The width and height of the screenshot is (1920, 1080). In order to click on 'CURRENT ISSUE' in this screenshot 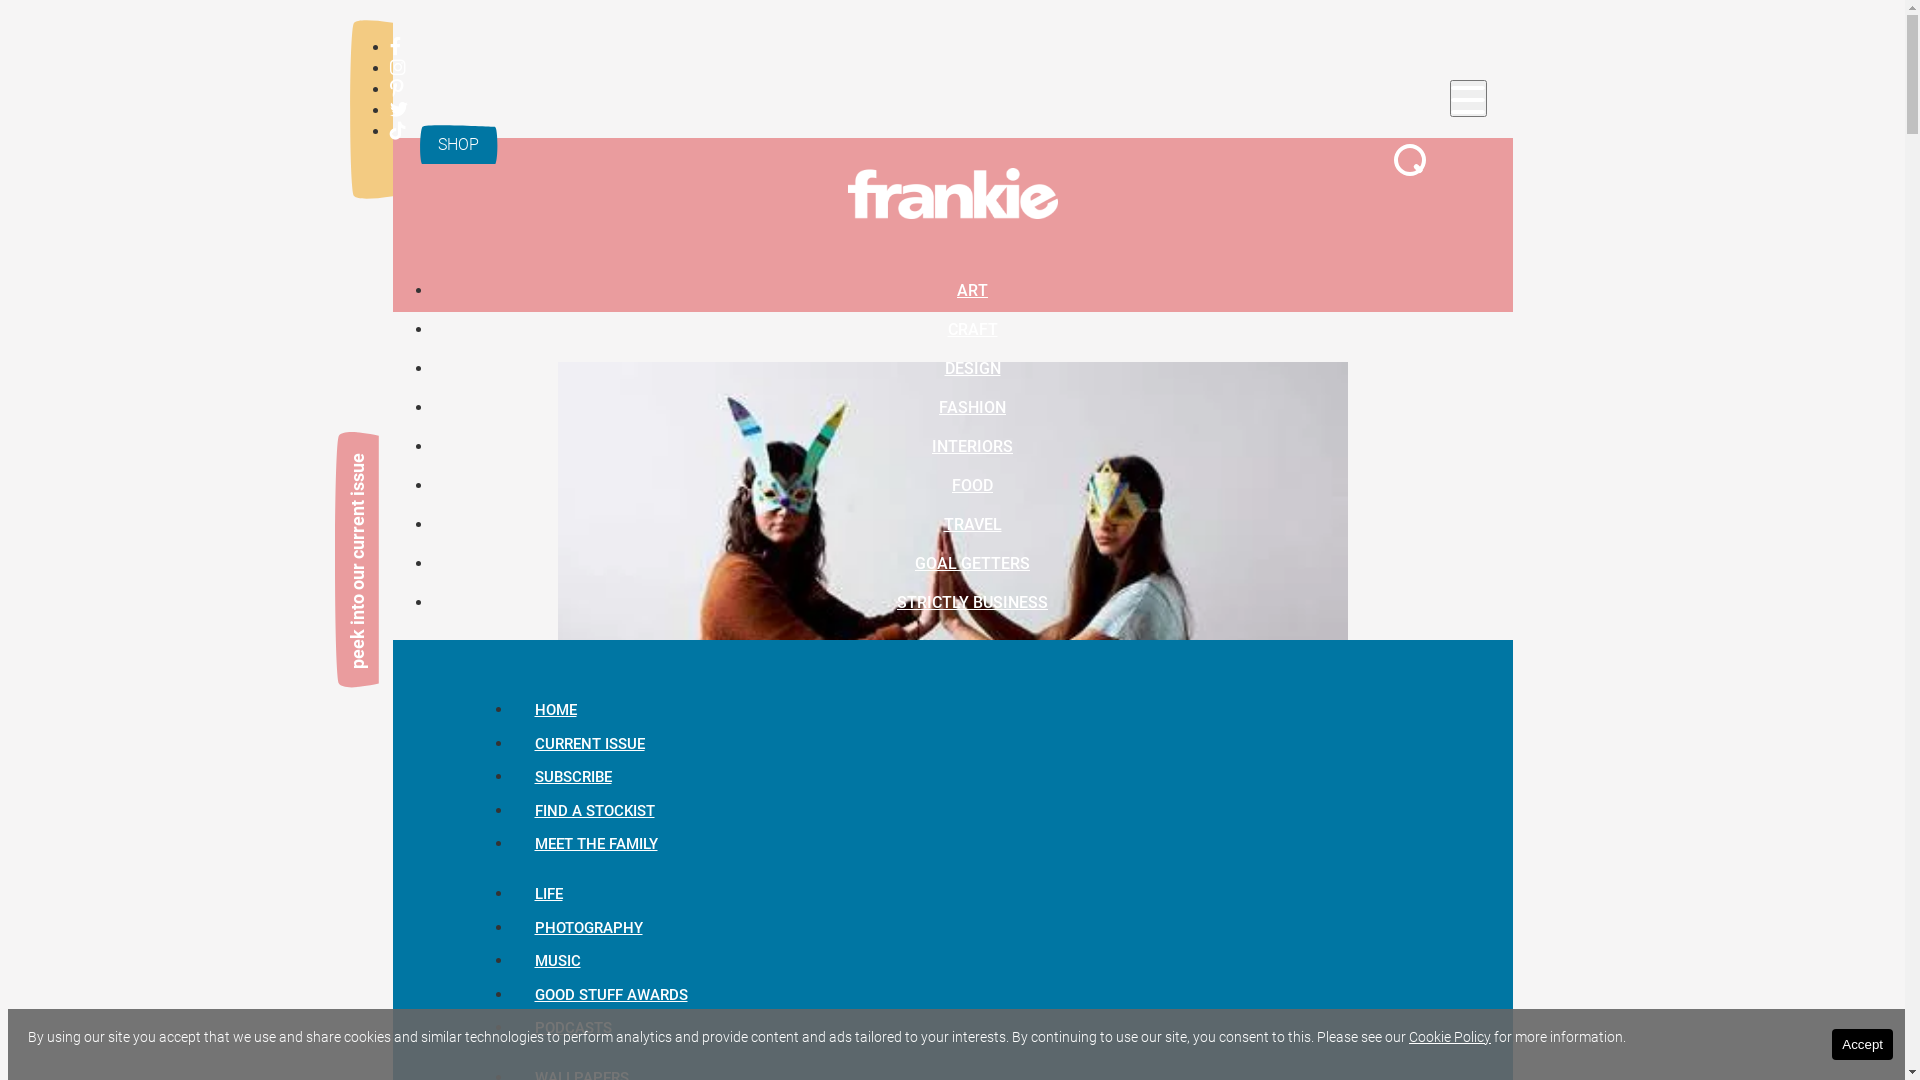, I will do `click(588, 744)`.